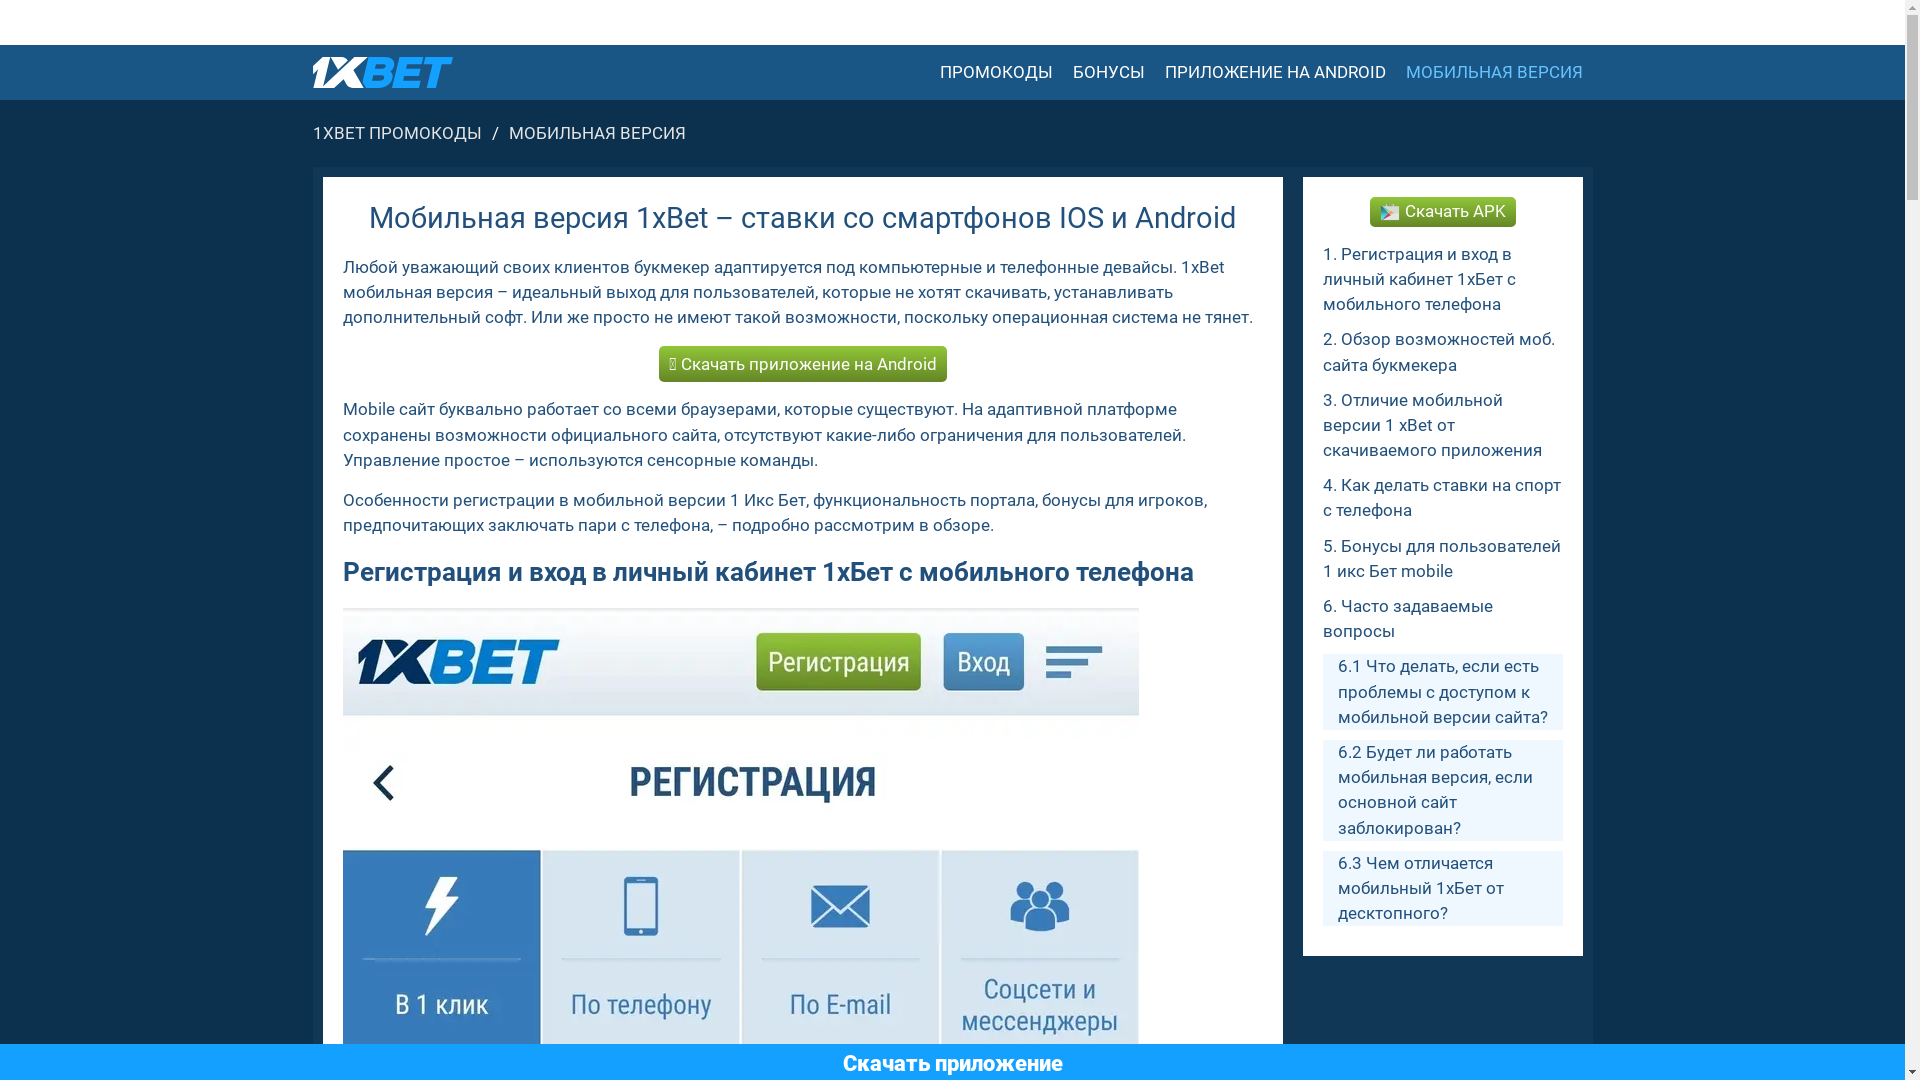 Image resolution: width=1920 pixels, height=1080 pixels. What do you see at coordinates (382, 71) in the screenshot?
I see `'1XBet'` at bounding box center [382, 71].